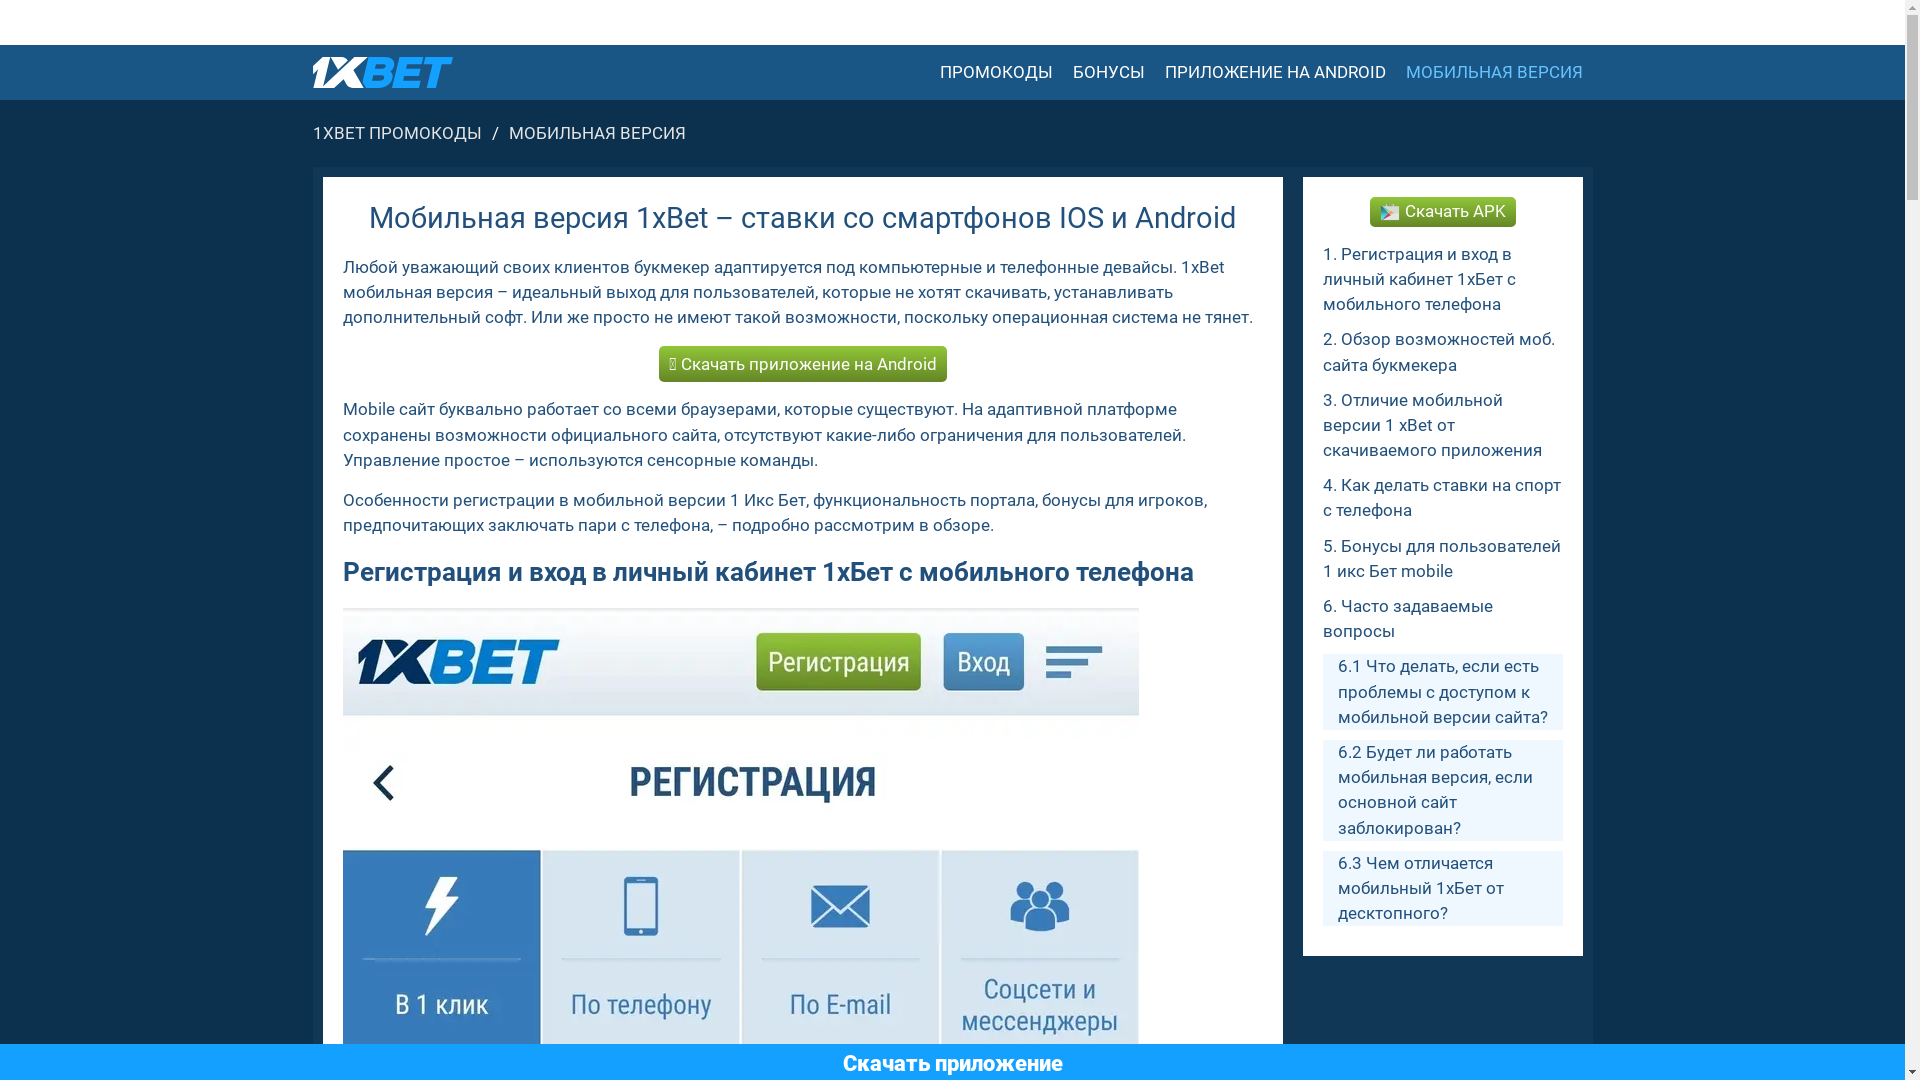 Image resolution: width=1920 pixels, height=1080 pixels. What do you see at coordinates (382, 71) in the screenshot?
I see `'1XBet'` at bounding box center [382, 71].